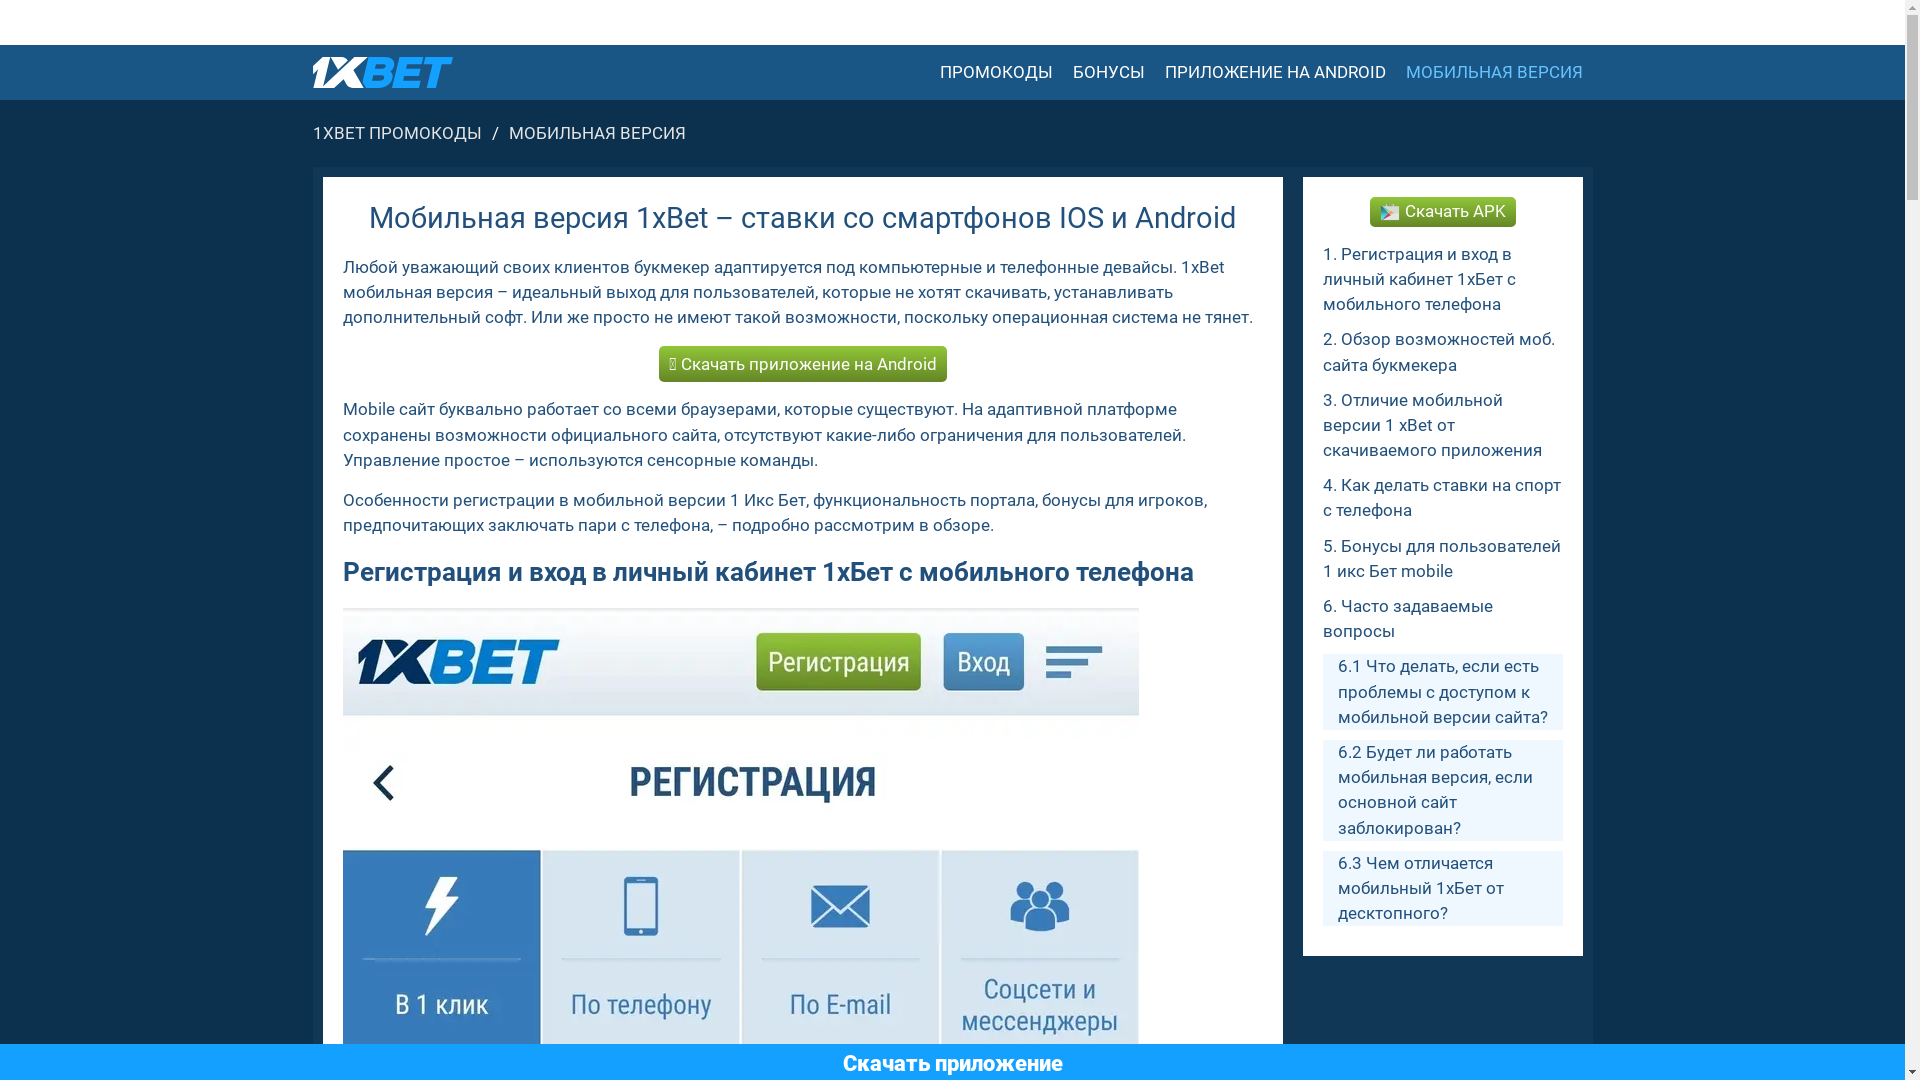 Image resolution: width=1920 pixels, height=1080 pixels. What do you see at coordinates (382, 71) in the screenshot?
I see `'1XBet'` at bounding box center [382, 71].